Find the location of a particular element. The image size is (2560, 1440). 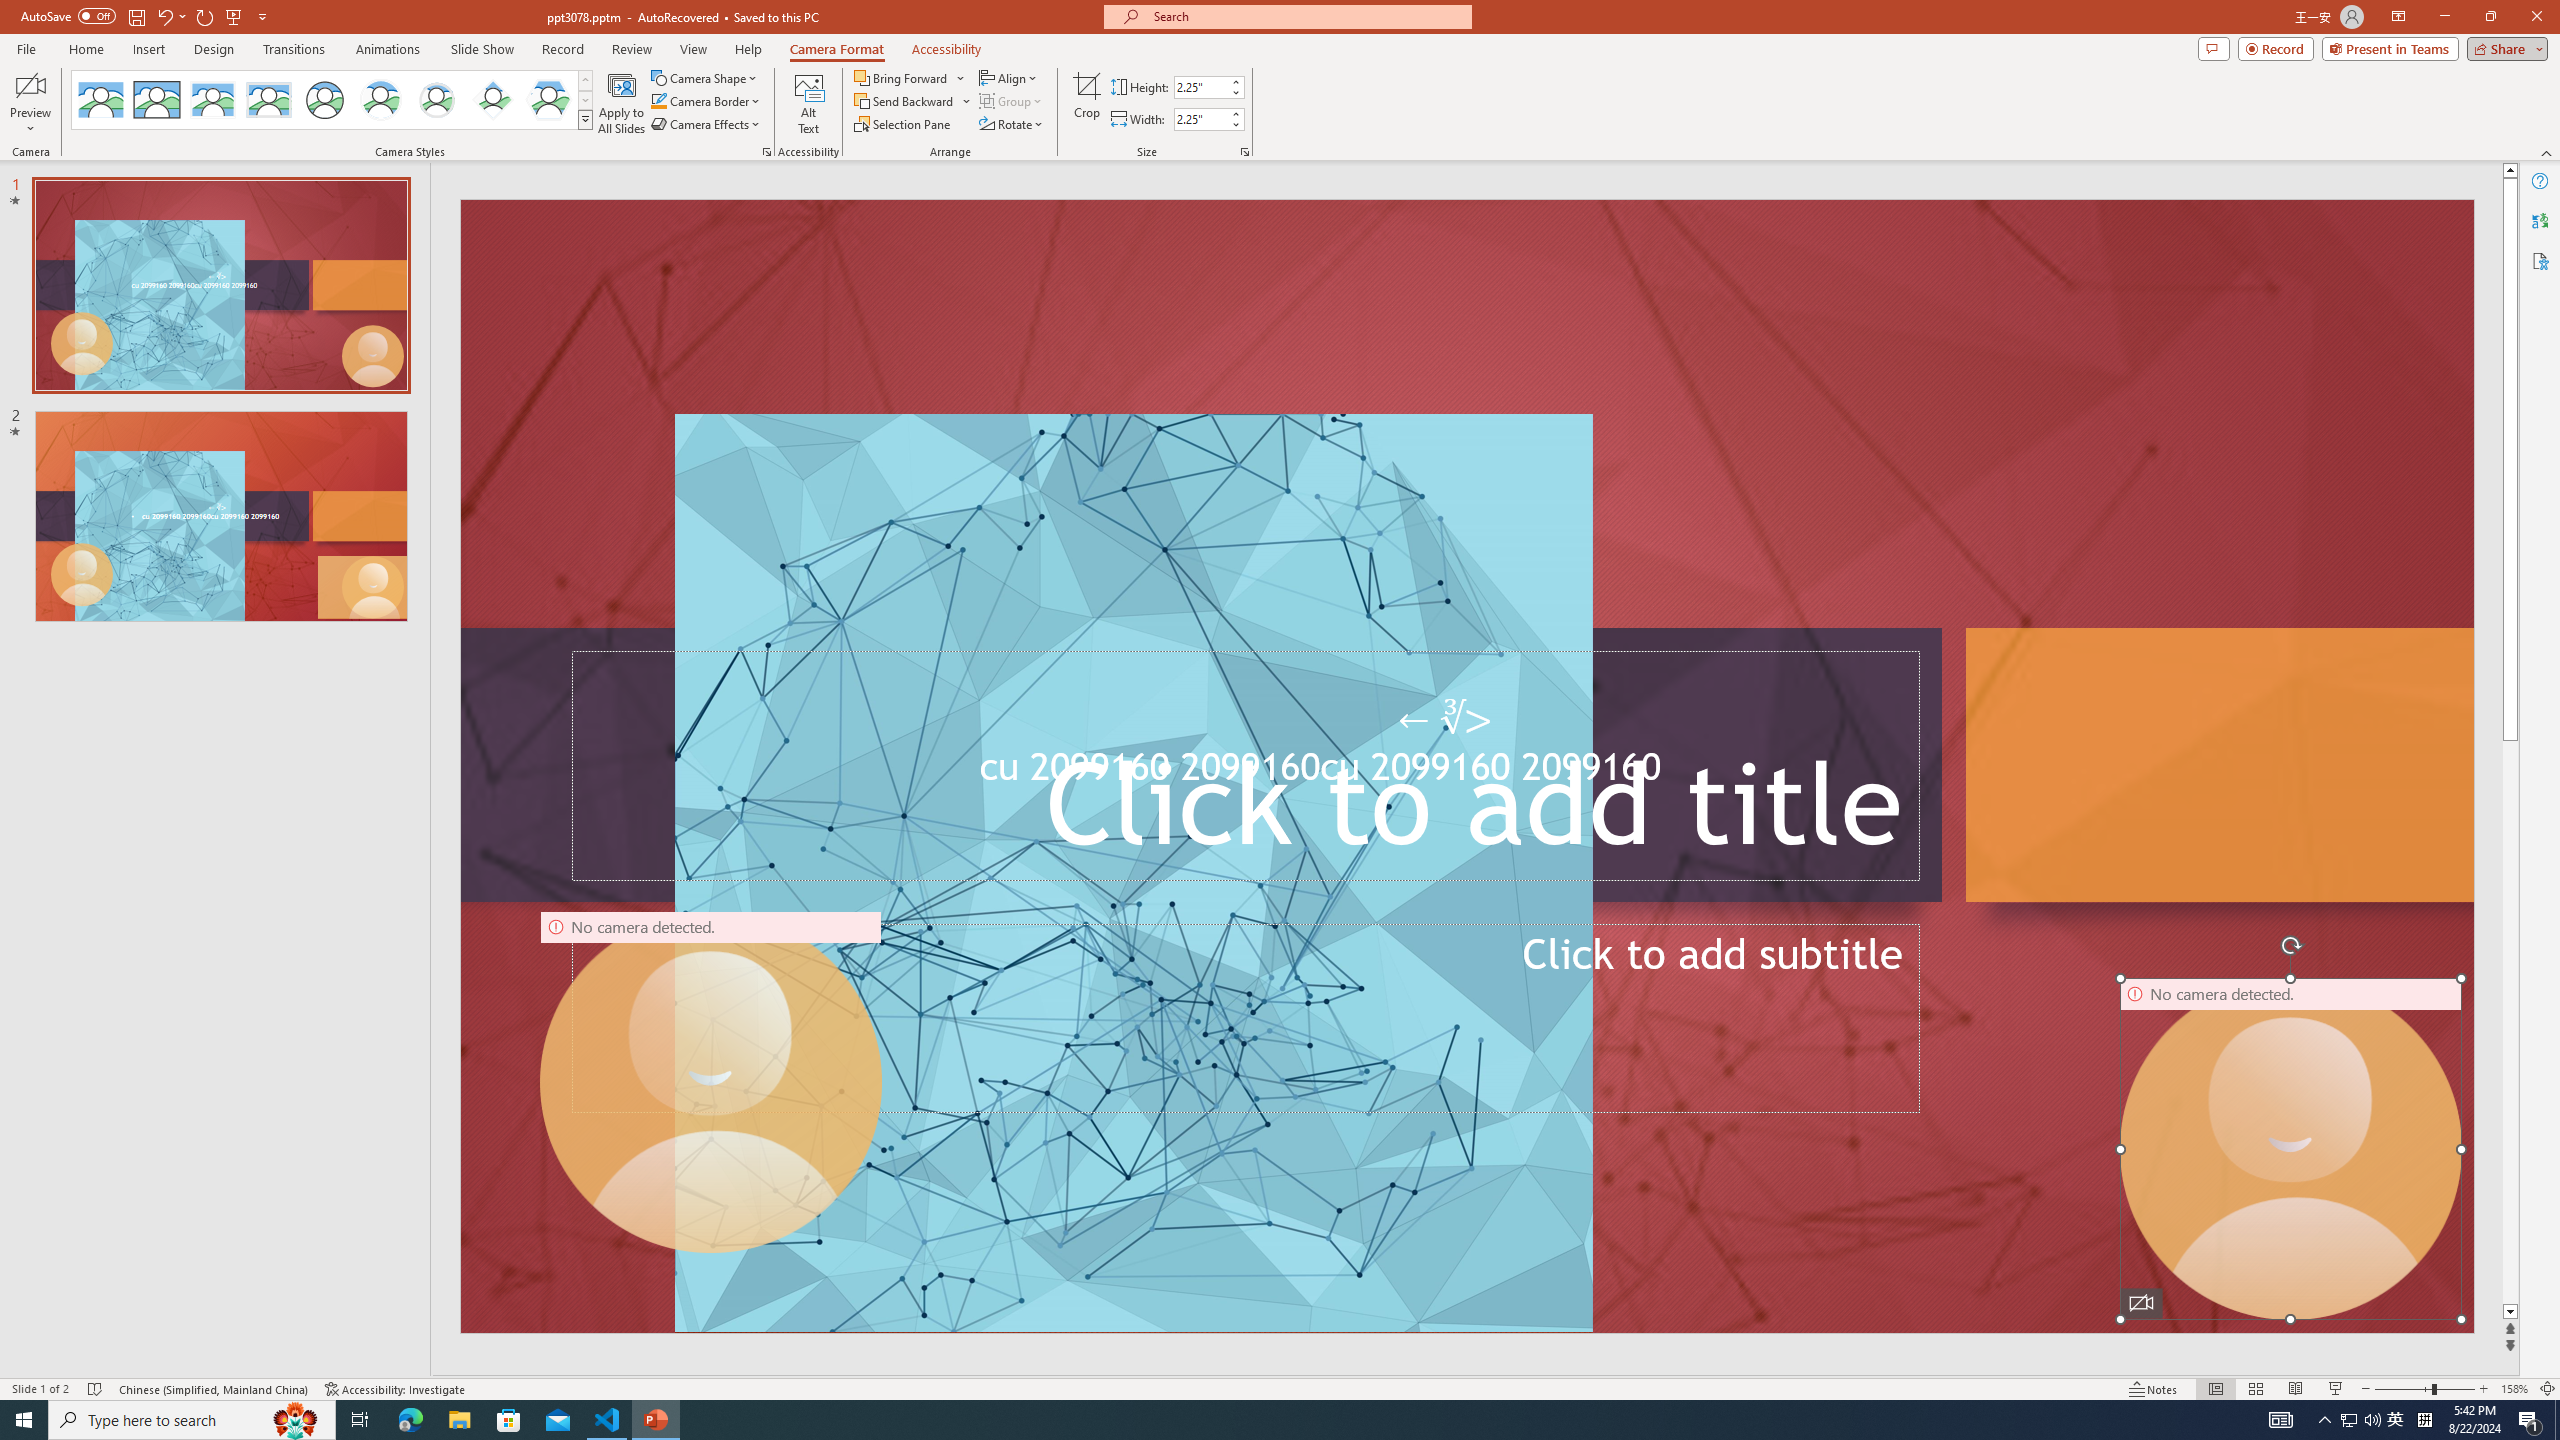

'Camera Effects' is located at coordinates (706, 122).